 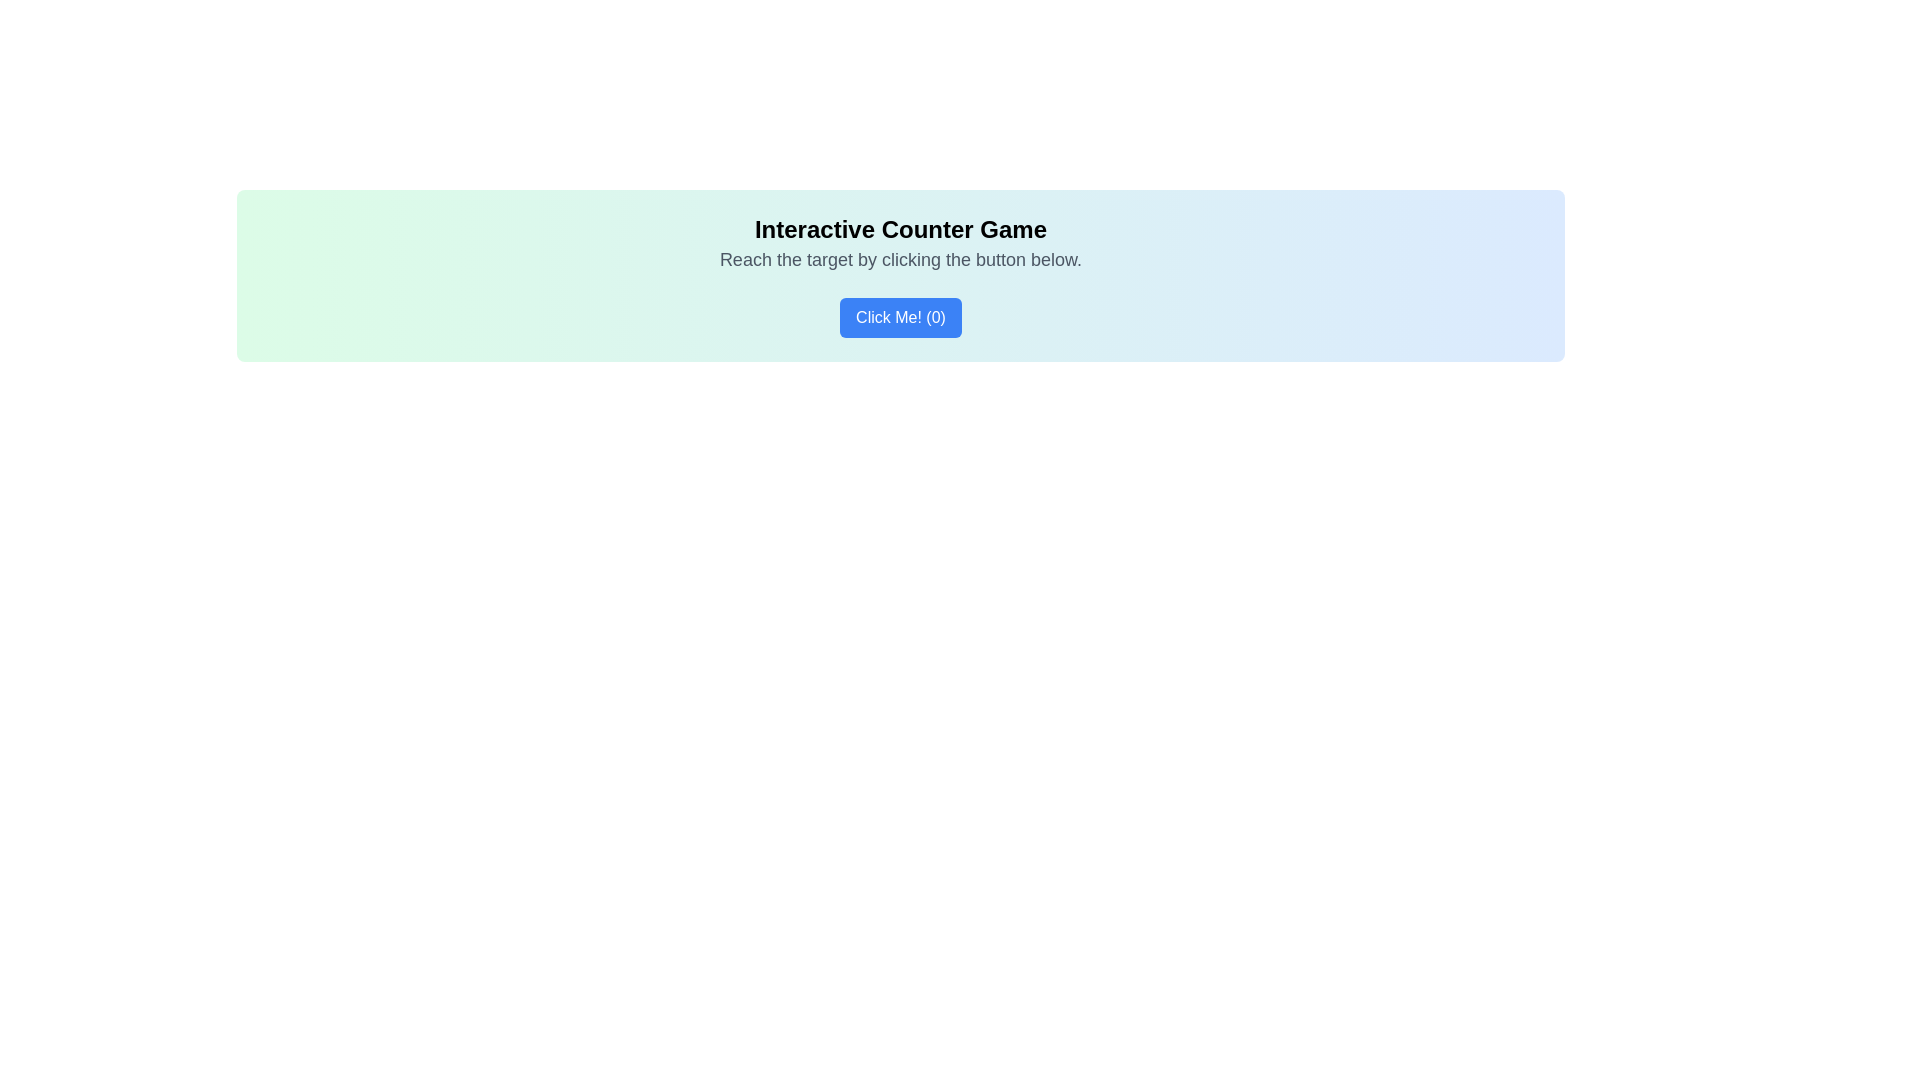 I want to click on the button labeled 'Click Me! (0)' with a blue background and rounded edges, so click(x=900, y=316).